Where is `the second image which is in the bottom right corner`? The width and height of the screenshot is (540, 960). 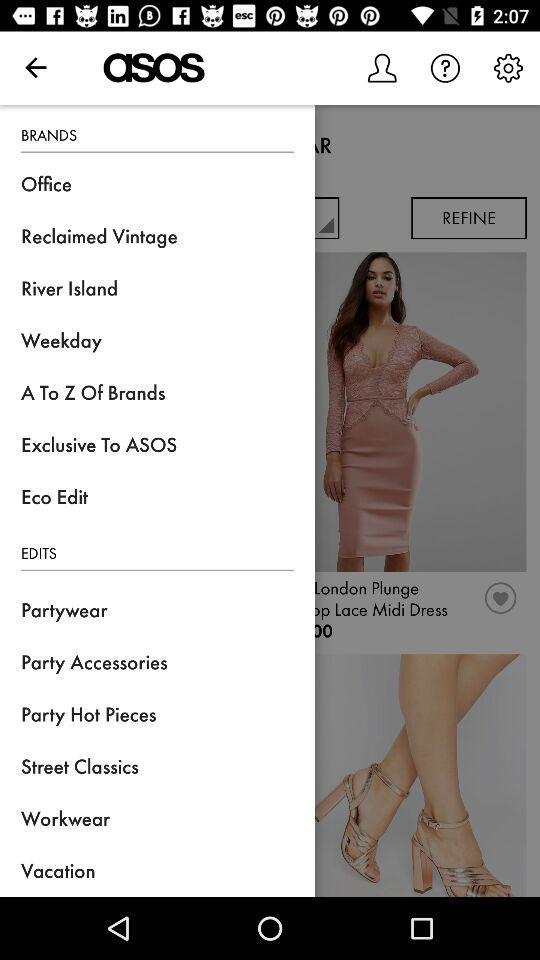
the second image which is in the bottom right corner is located at coordinates (401, 774).